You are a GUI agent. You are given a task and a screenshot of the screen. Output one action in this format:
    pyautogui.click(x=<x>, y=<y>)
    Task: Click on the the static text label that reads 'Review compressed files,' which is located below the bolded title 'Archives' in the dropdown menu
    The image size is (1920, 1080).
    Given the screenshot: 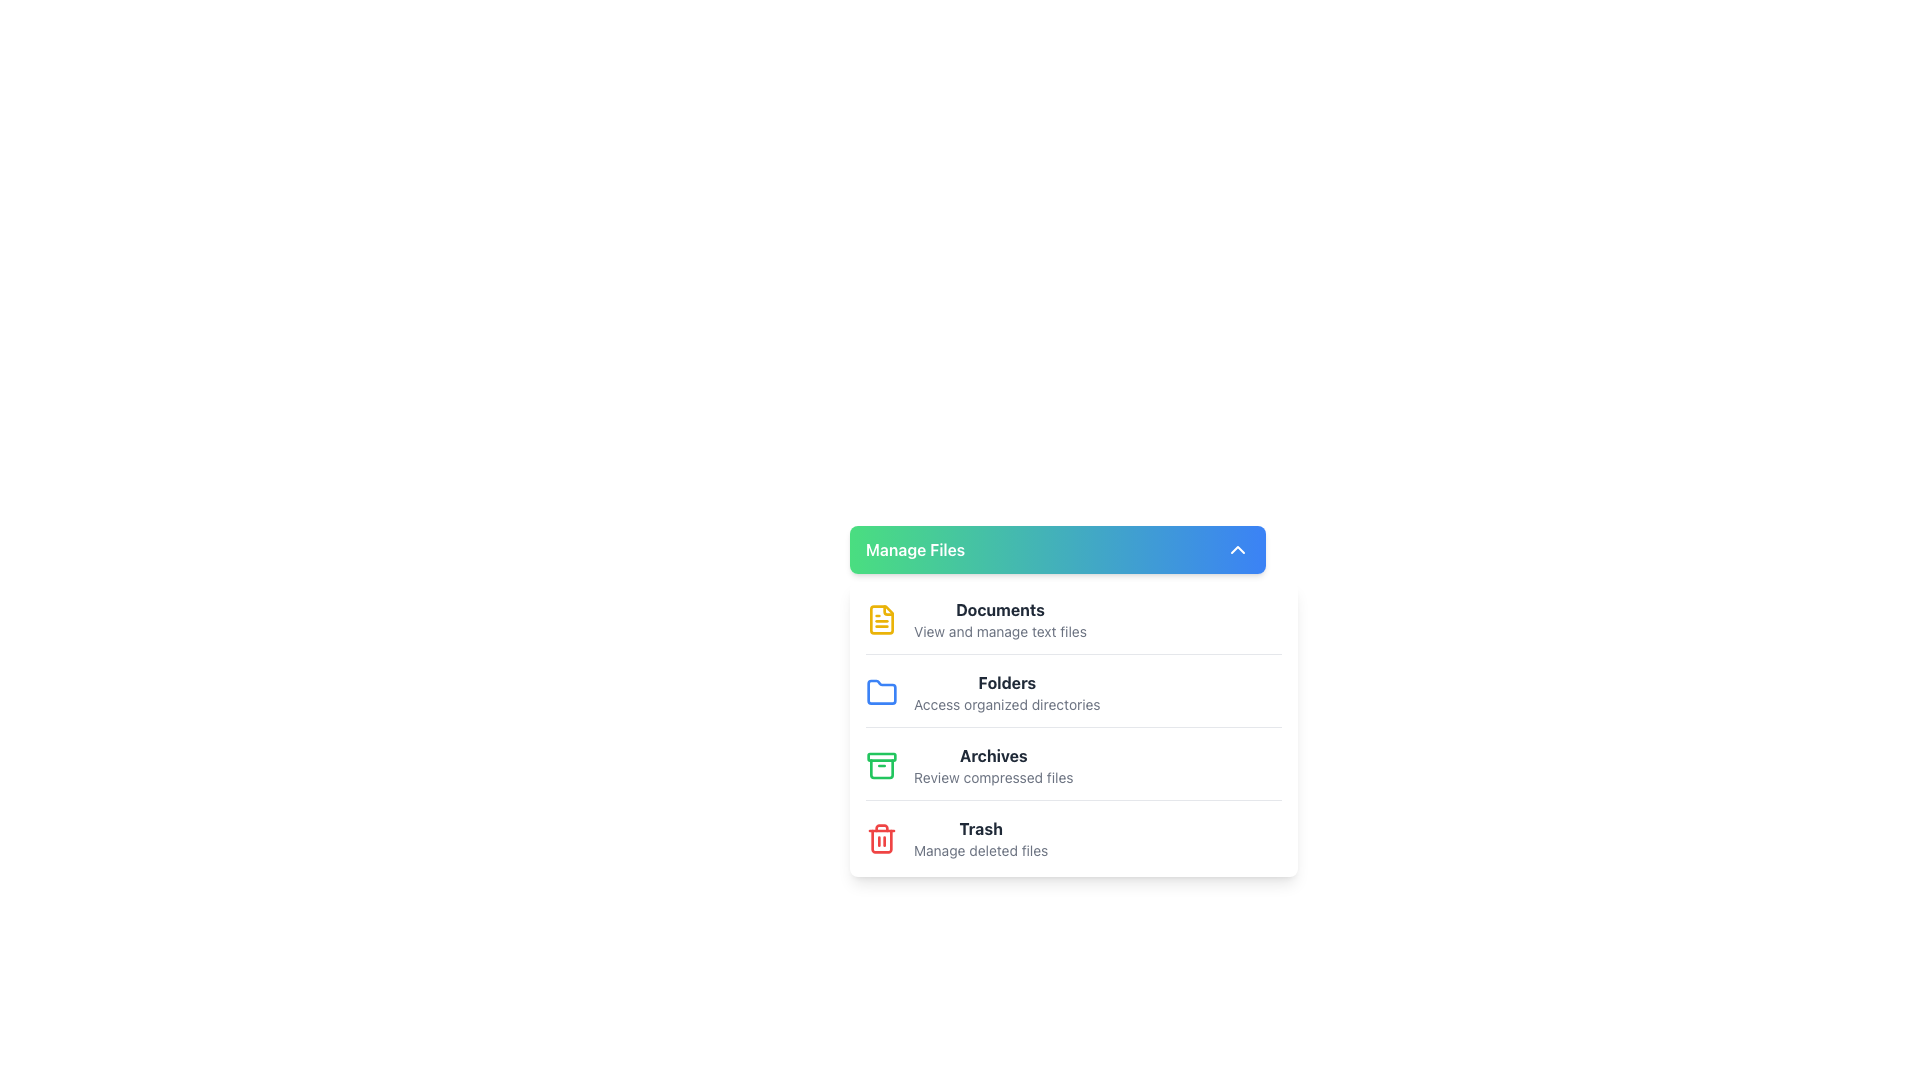 What is the action you would take?
    pyautogui.click(x=993, y=777)
    